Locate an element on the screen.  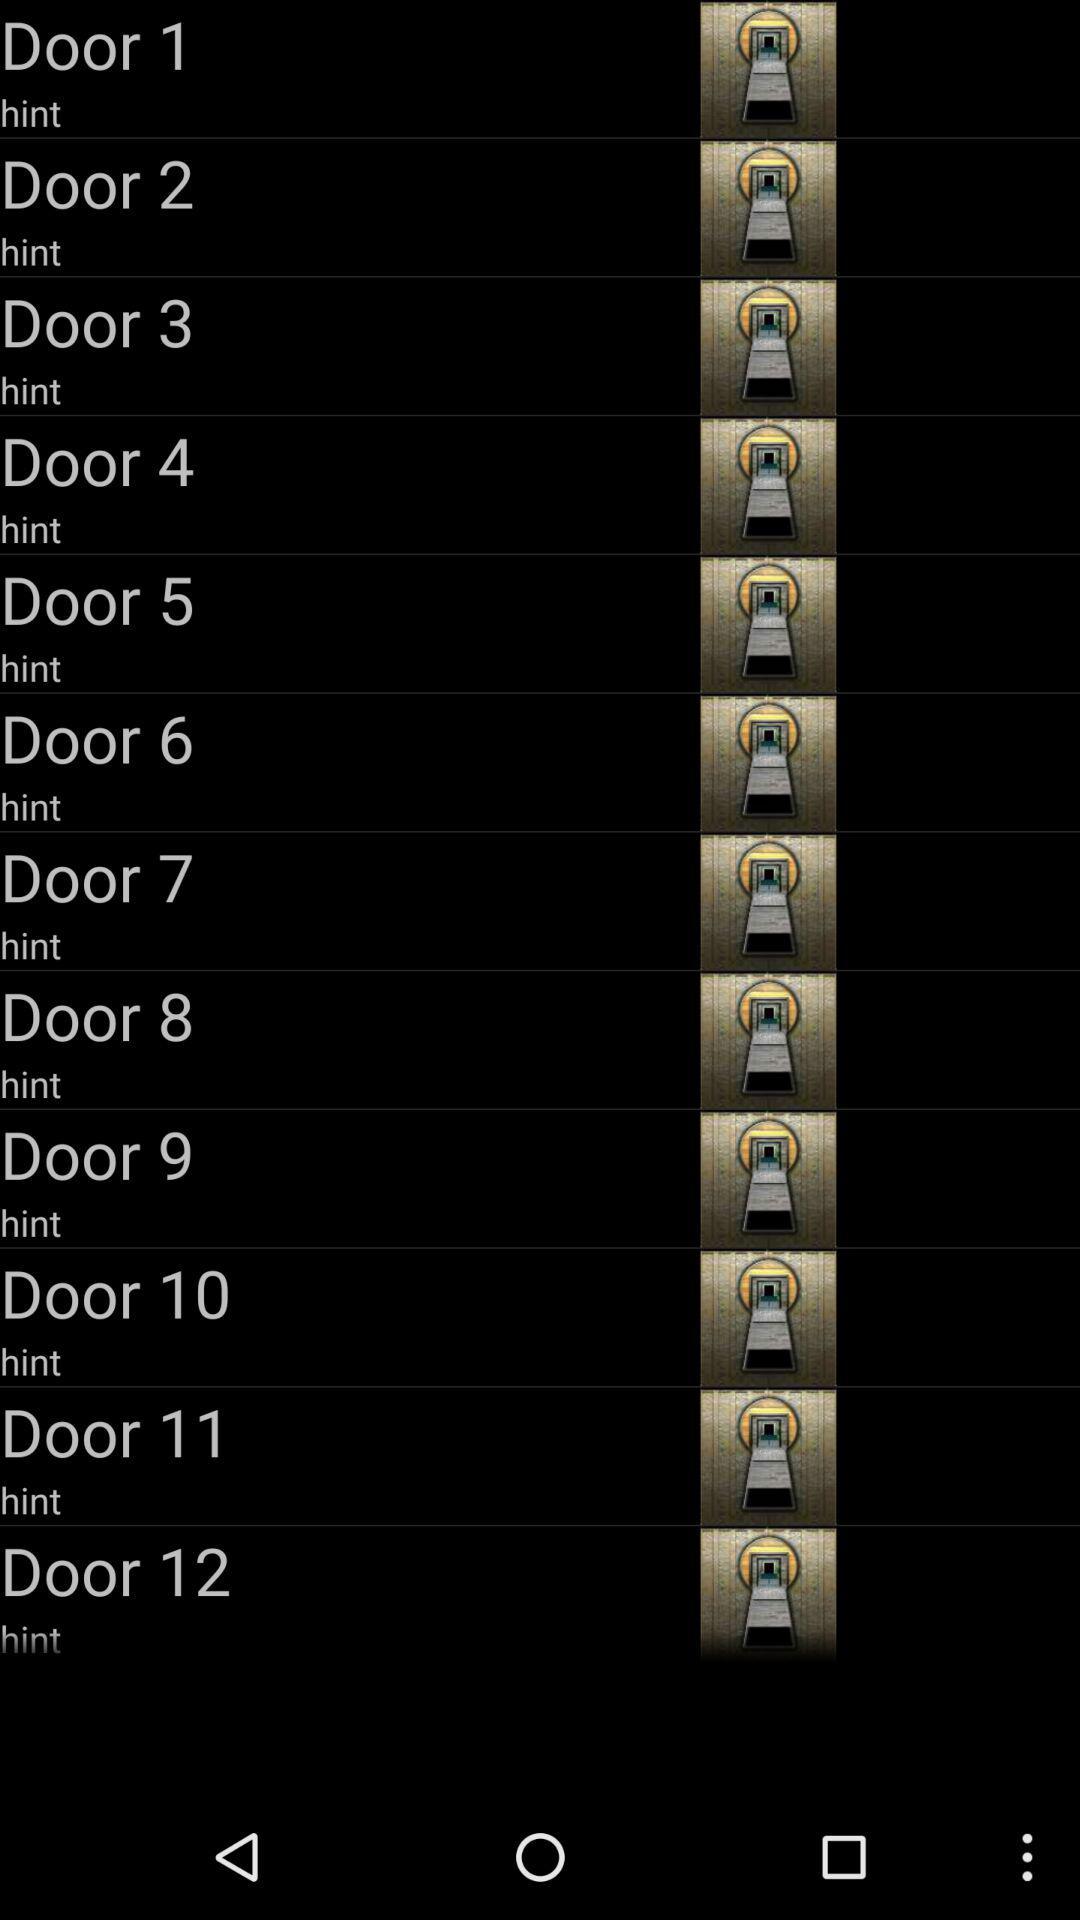
the item above the hint is located at coordinates (346, 459).